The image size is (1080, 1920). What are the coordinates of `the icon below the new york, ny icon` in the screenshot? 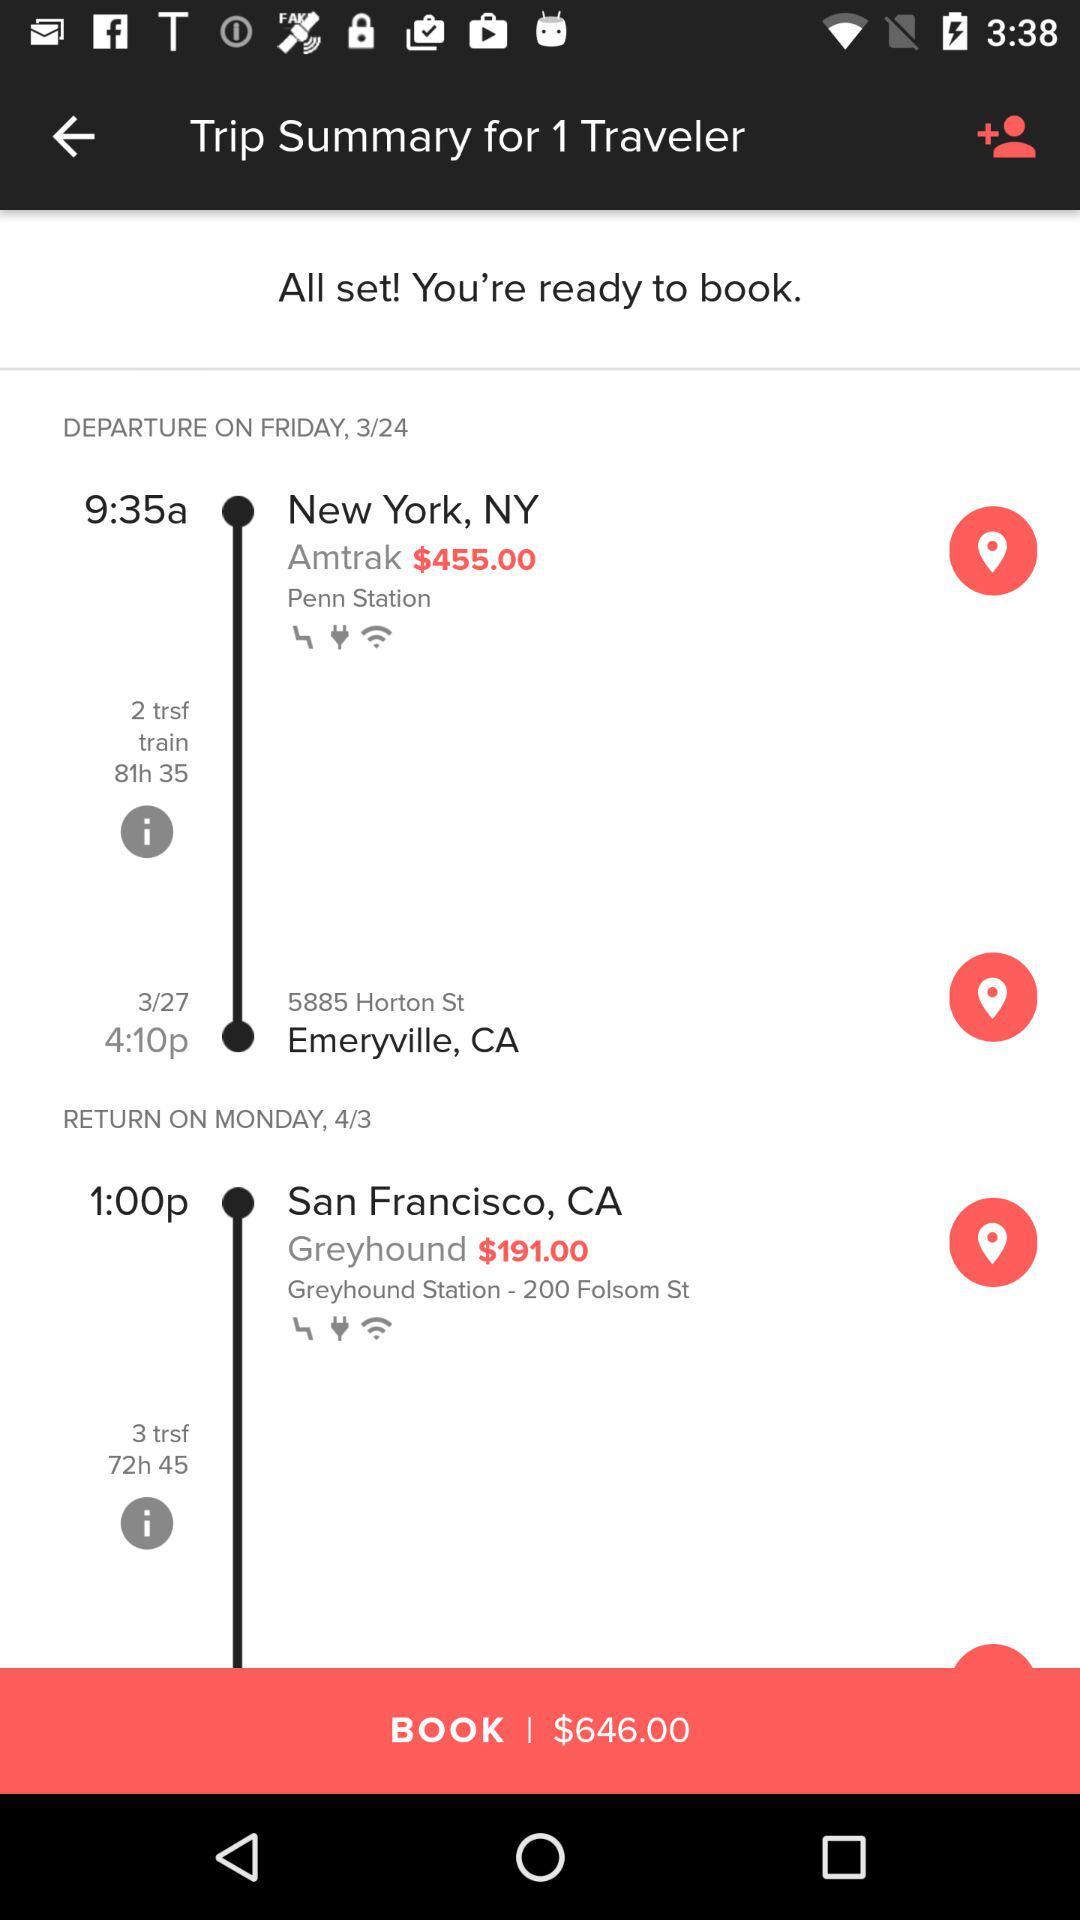 It's located at (343, 556).